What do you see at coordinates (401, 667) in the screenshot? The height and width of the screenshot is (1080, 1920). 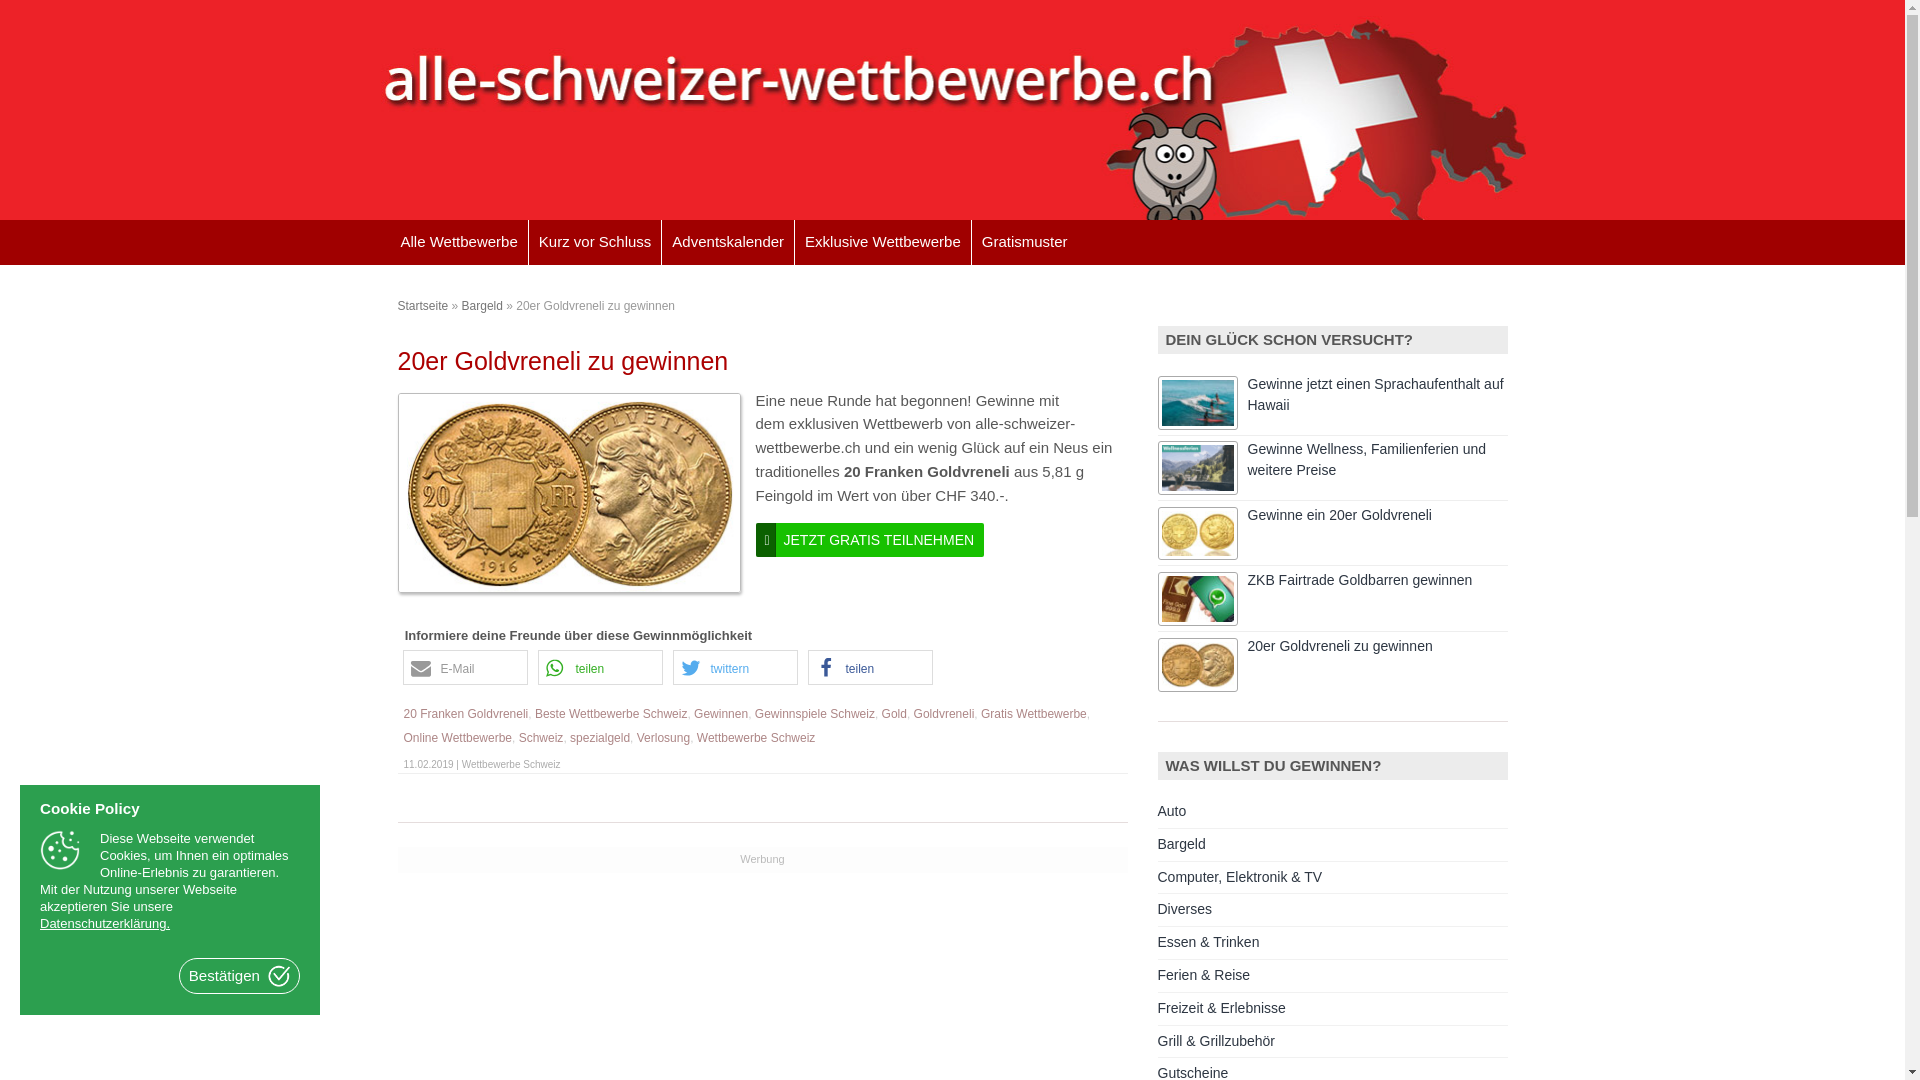 I see `'E-Mail '` at bounding box center [401, 667].